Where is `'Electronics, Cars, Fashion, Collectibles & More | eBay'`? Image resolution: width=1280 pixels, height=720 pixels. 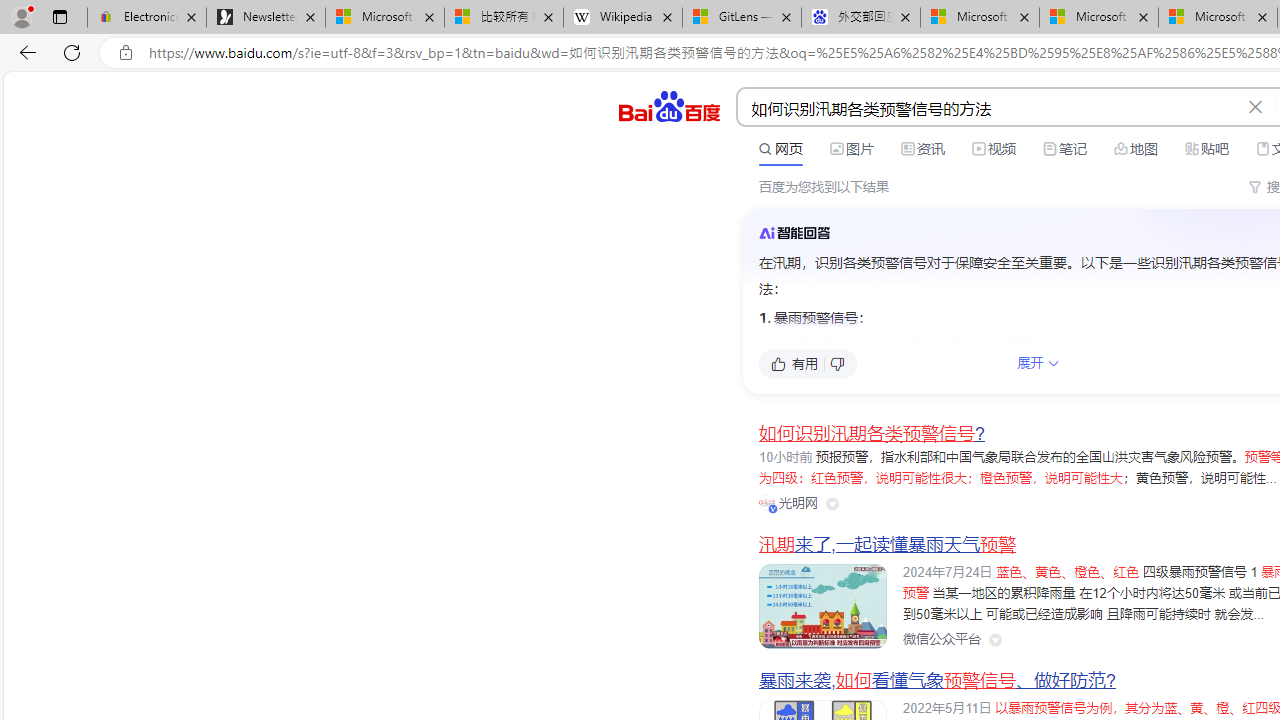
'Electronics, Cars, Fashion, Collectibles & More | eBay' is located at coordinates (146, 17).